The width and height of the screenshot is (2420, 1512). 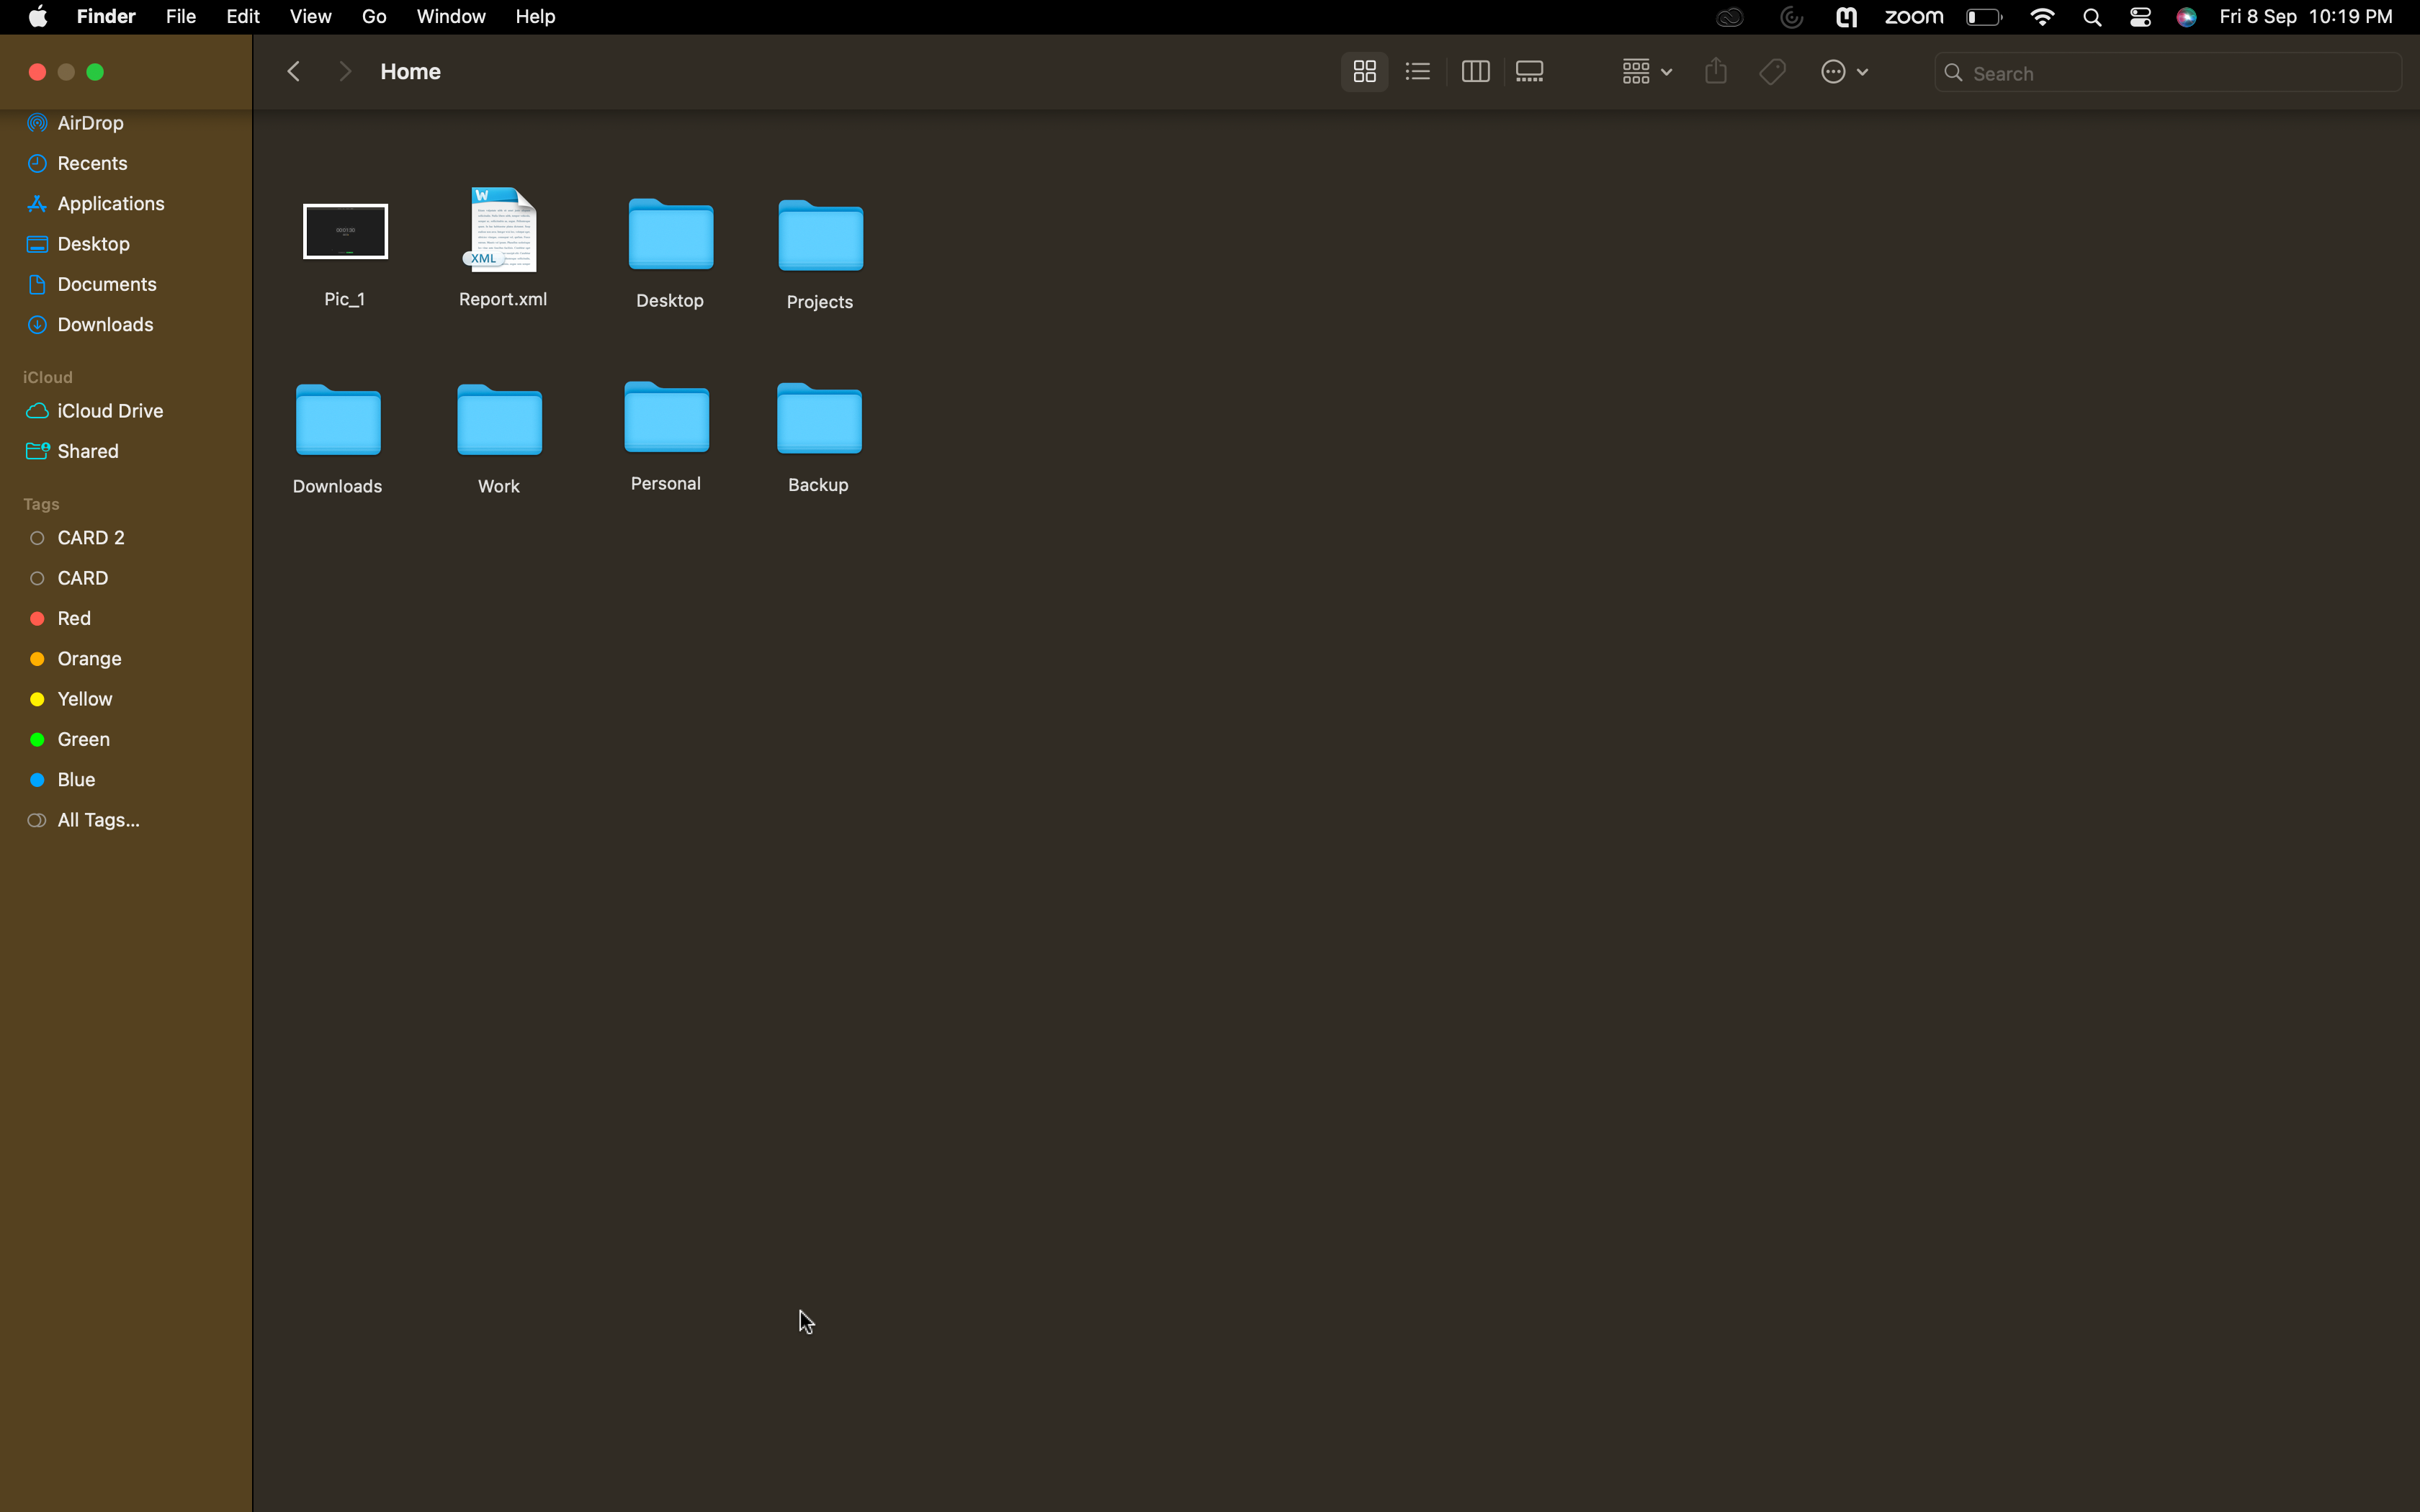 I want to click on Alter the name of the personal folder to home, so click(x=663, y=432).